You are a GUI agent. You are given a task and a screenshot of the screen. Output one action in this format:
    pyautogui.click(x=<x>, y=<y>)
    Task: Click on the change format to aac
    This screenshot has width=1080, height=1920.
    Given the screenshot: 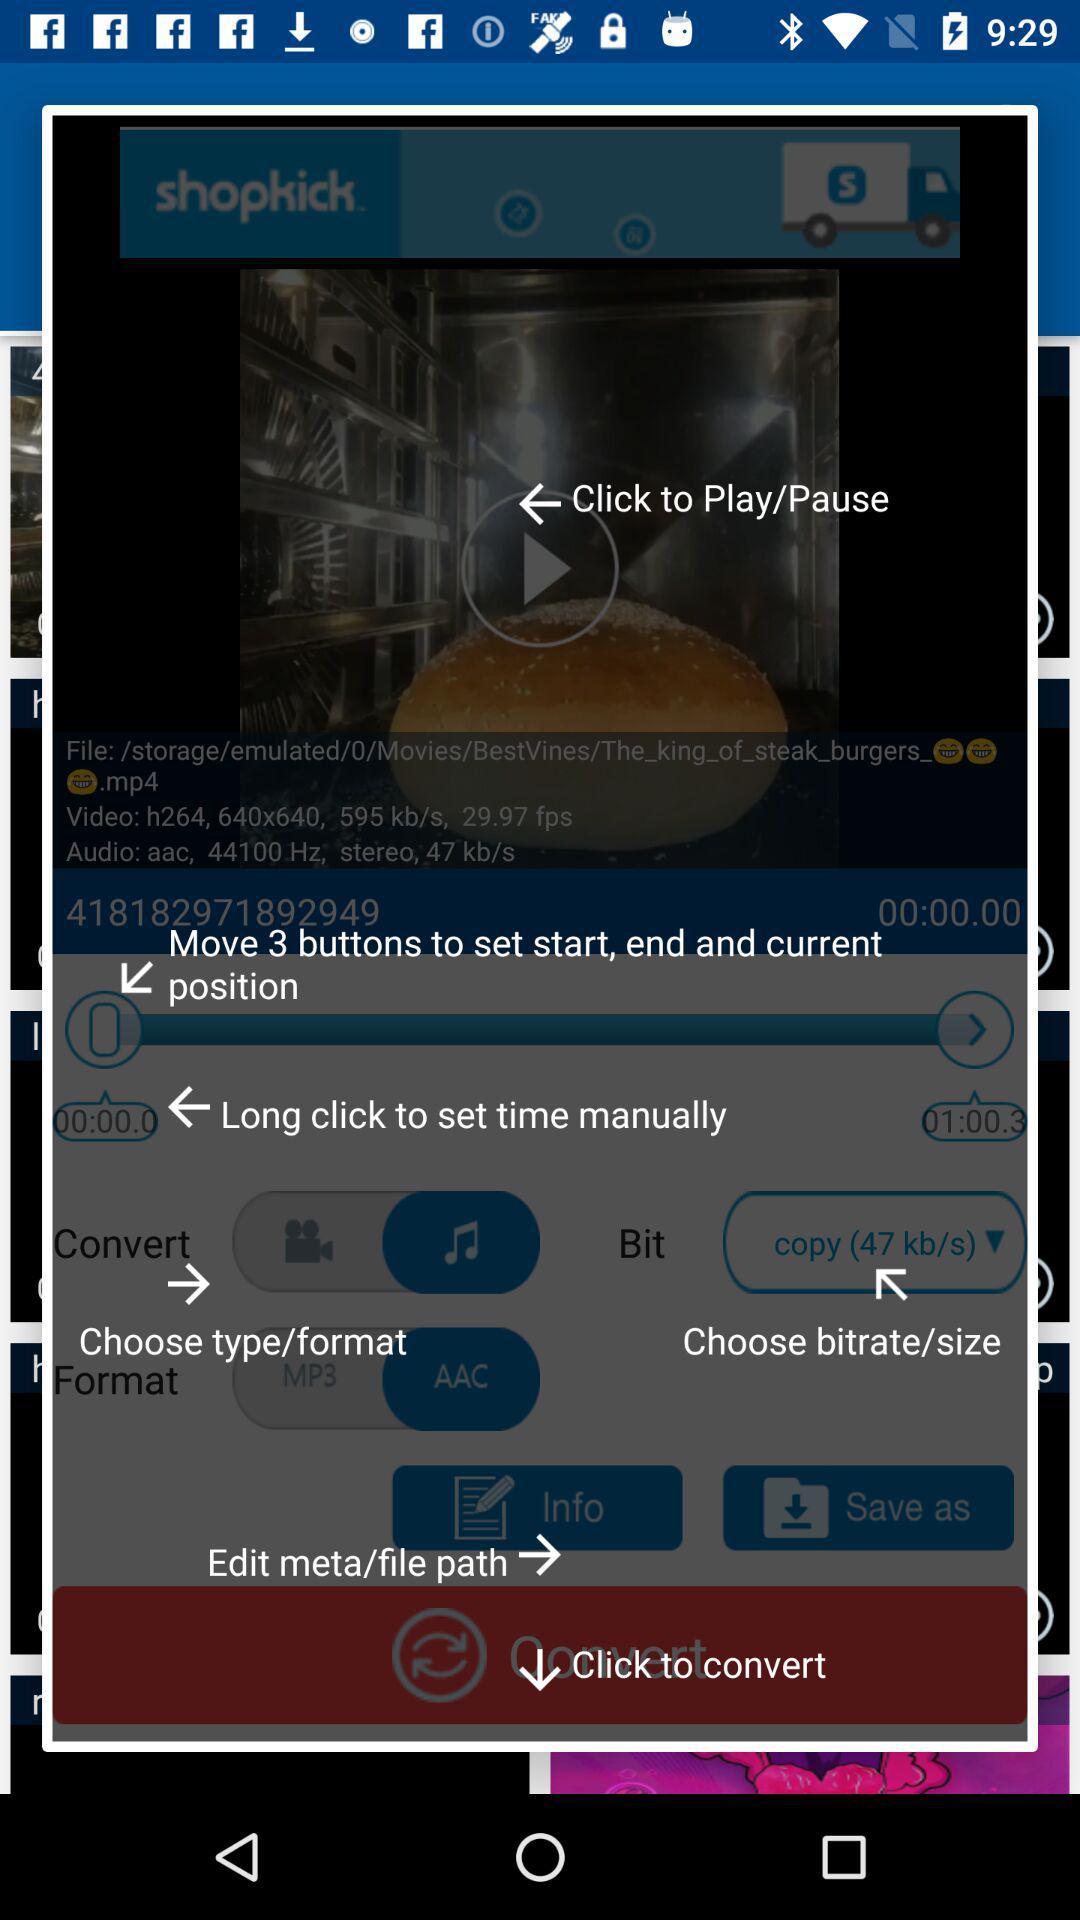 What is the action you would take?
    pyautogui.click(x=461, y=1378)
    